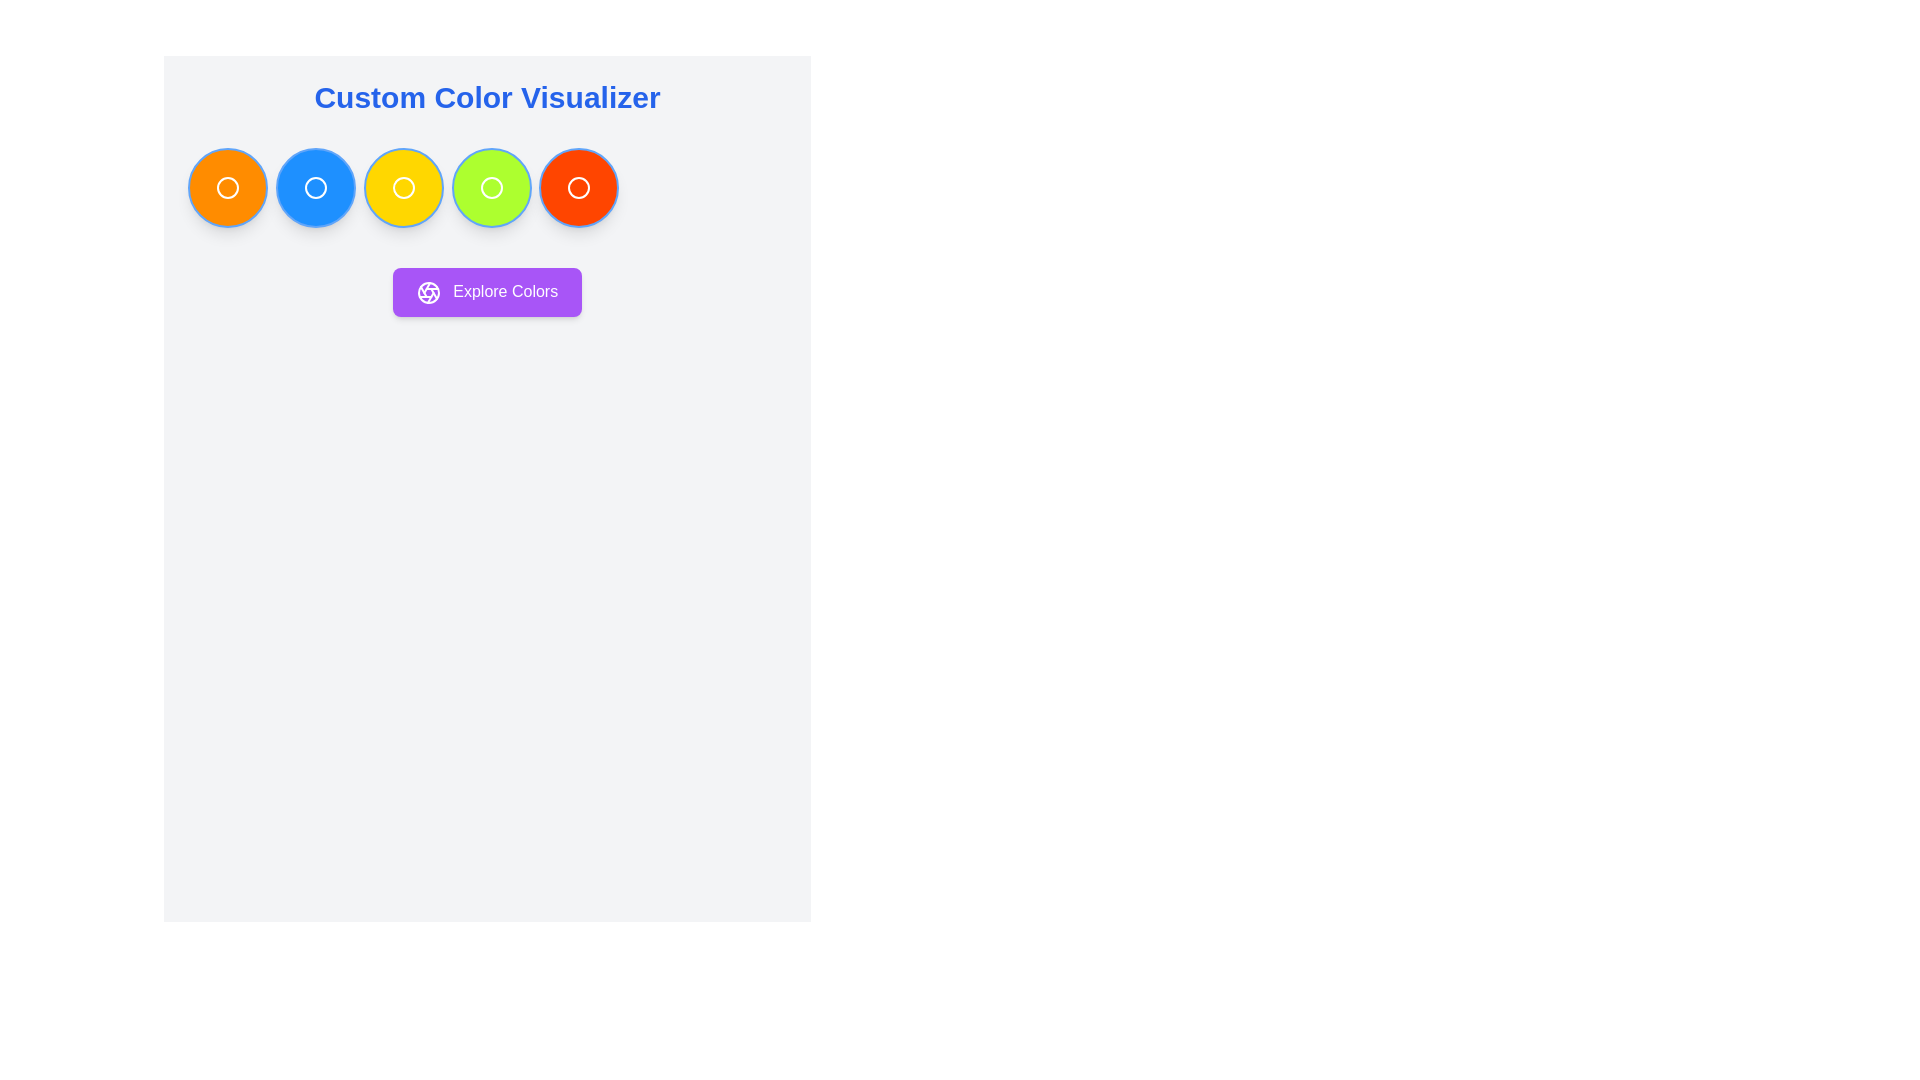 This screenshot has width=1920, height=1080. I want to click on the third colored circle in the horizontal sequence, located below the title 'Custom Color Visualizer' and above the 'Explore Colors' button, so click(402, 188).